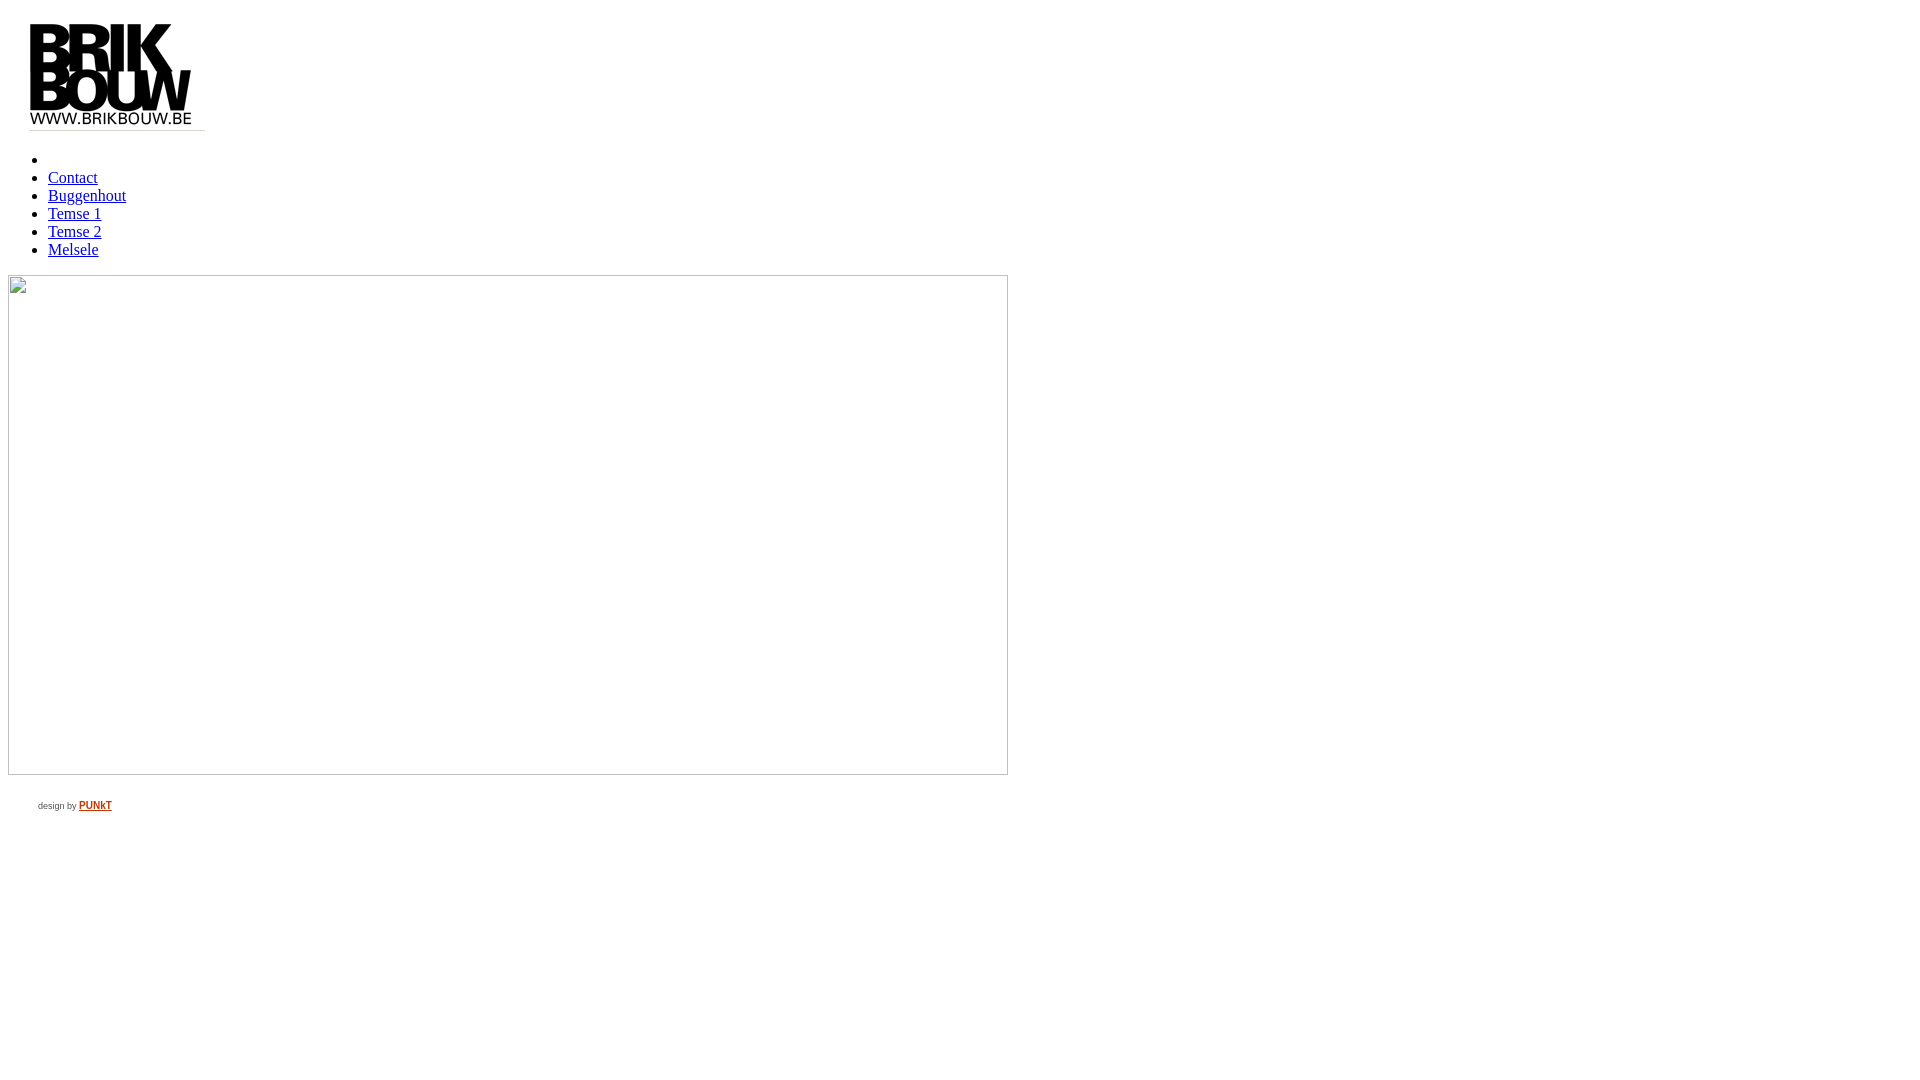 This screenshot has height=1080, width=1920. Describe the element at coordinates (73, 248) in the screenshot. I see `'Melsele'` at that location.